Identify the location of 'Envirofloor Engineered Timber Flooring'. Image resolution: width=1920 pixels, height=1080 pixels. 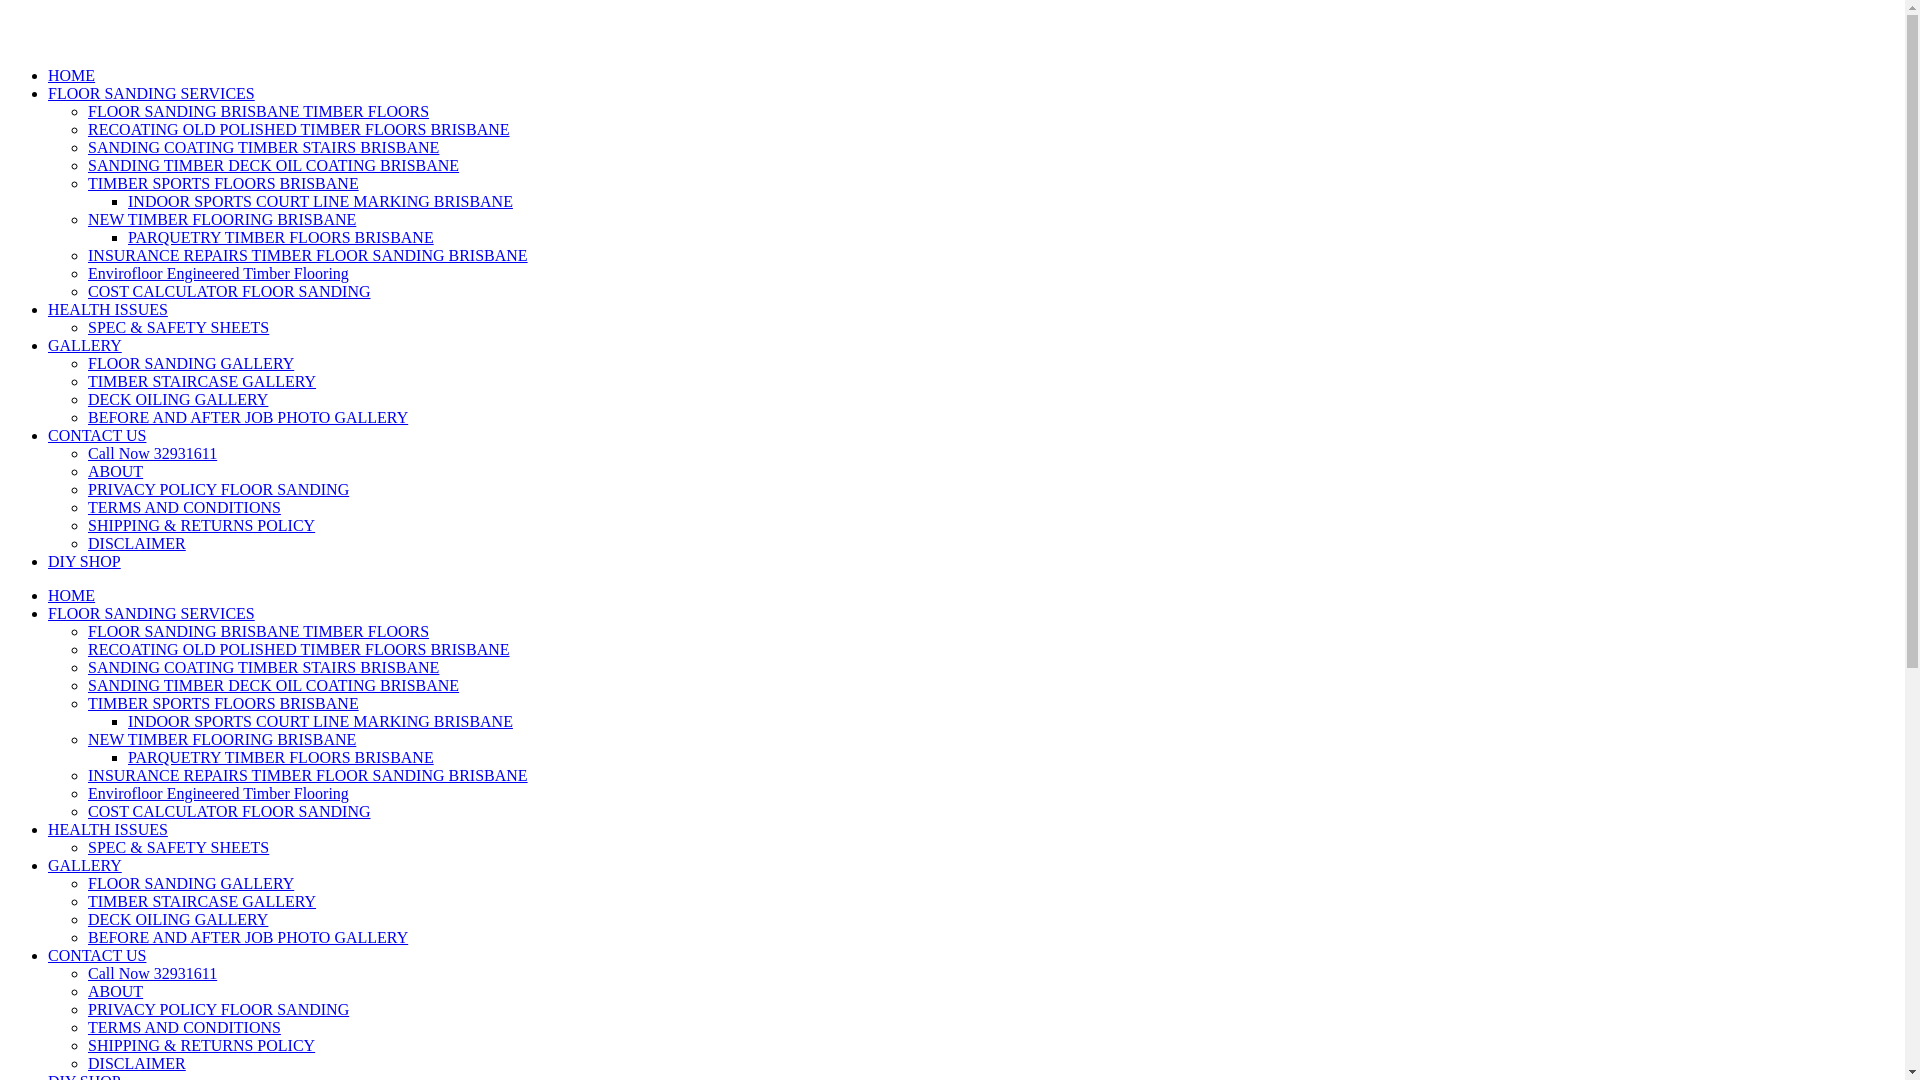
(218, 273).